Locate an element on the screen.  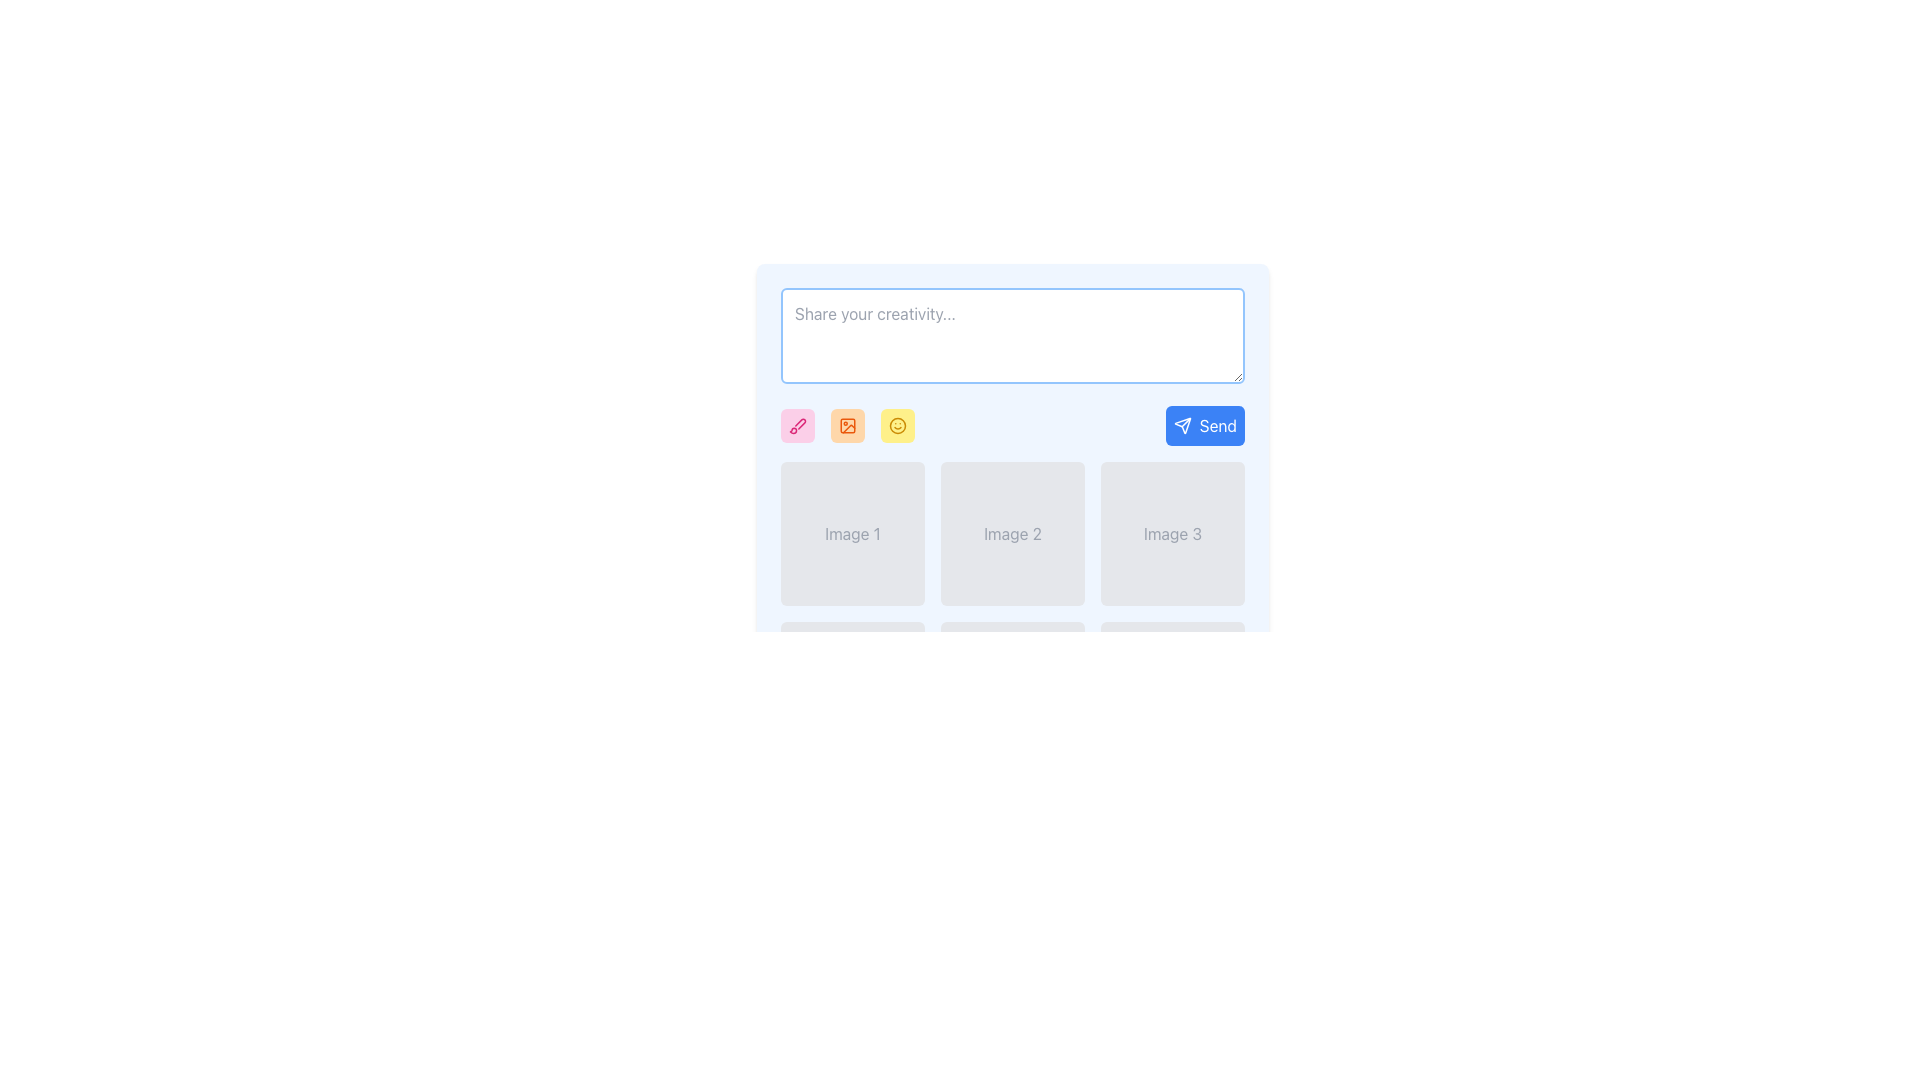
the send icon, which resembles a paper airplane with a blue background and white outline, positioned to the left of the text 'Send' is located at coordinates (1182, 424).